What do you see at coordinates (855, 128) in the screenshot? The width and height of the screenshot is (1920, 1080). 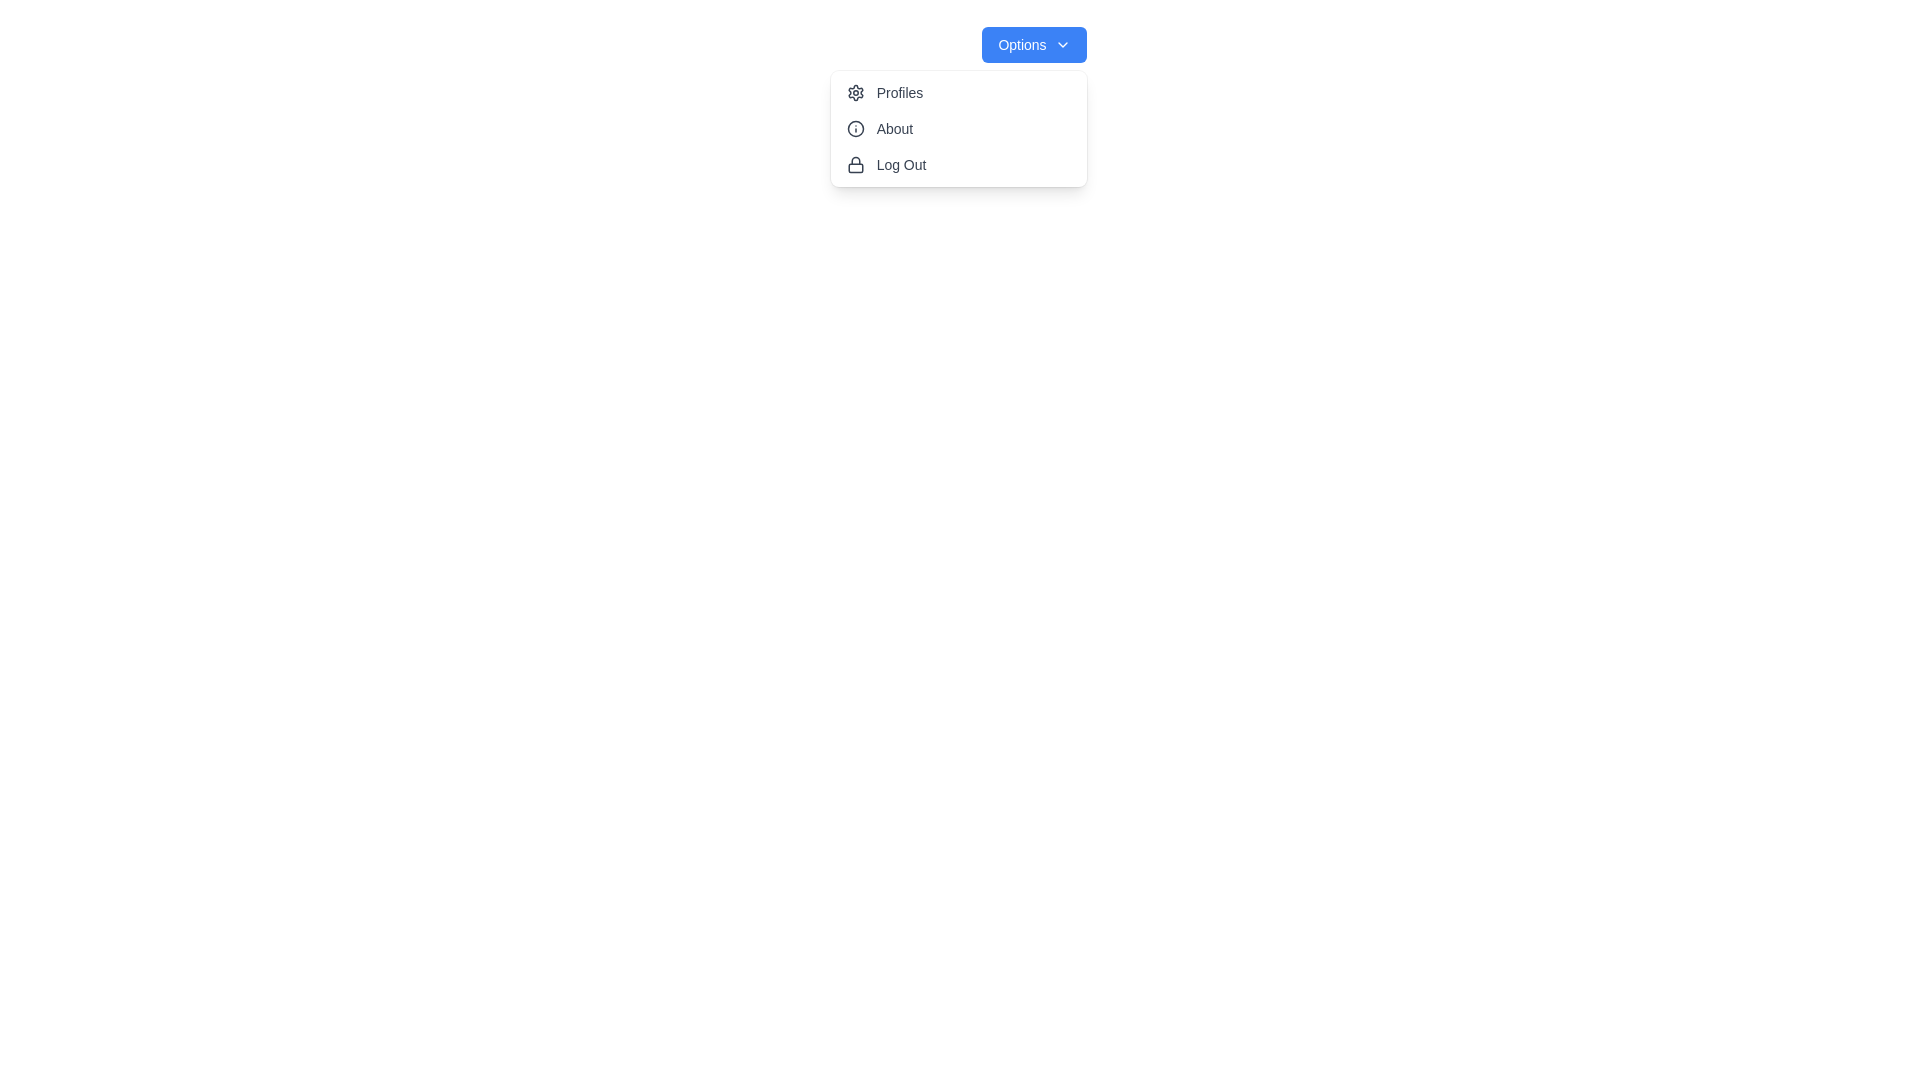 I see `the Decorative SVG Icon, which is a circular icon resembling an information symbol located within the 'About' item of the dropdown menu` at bounding box center [855, 128].